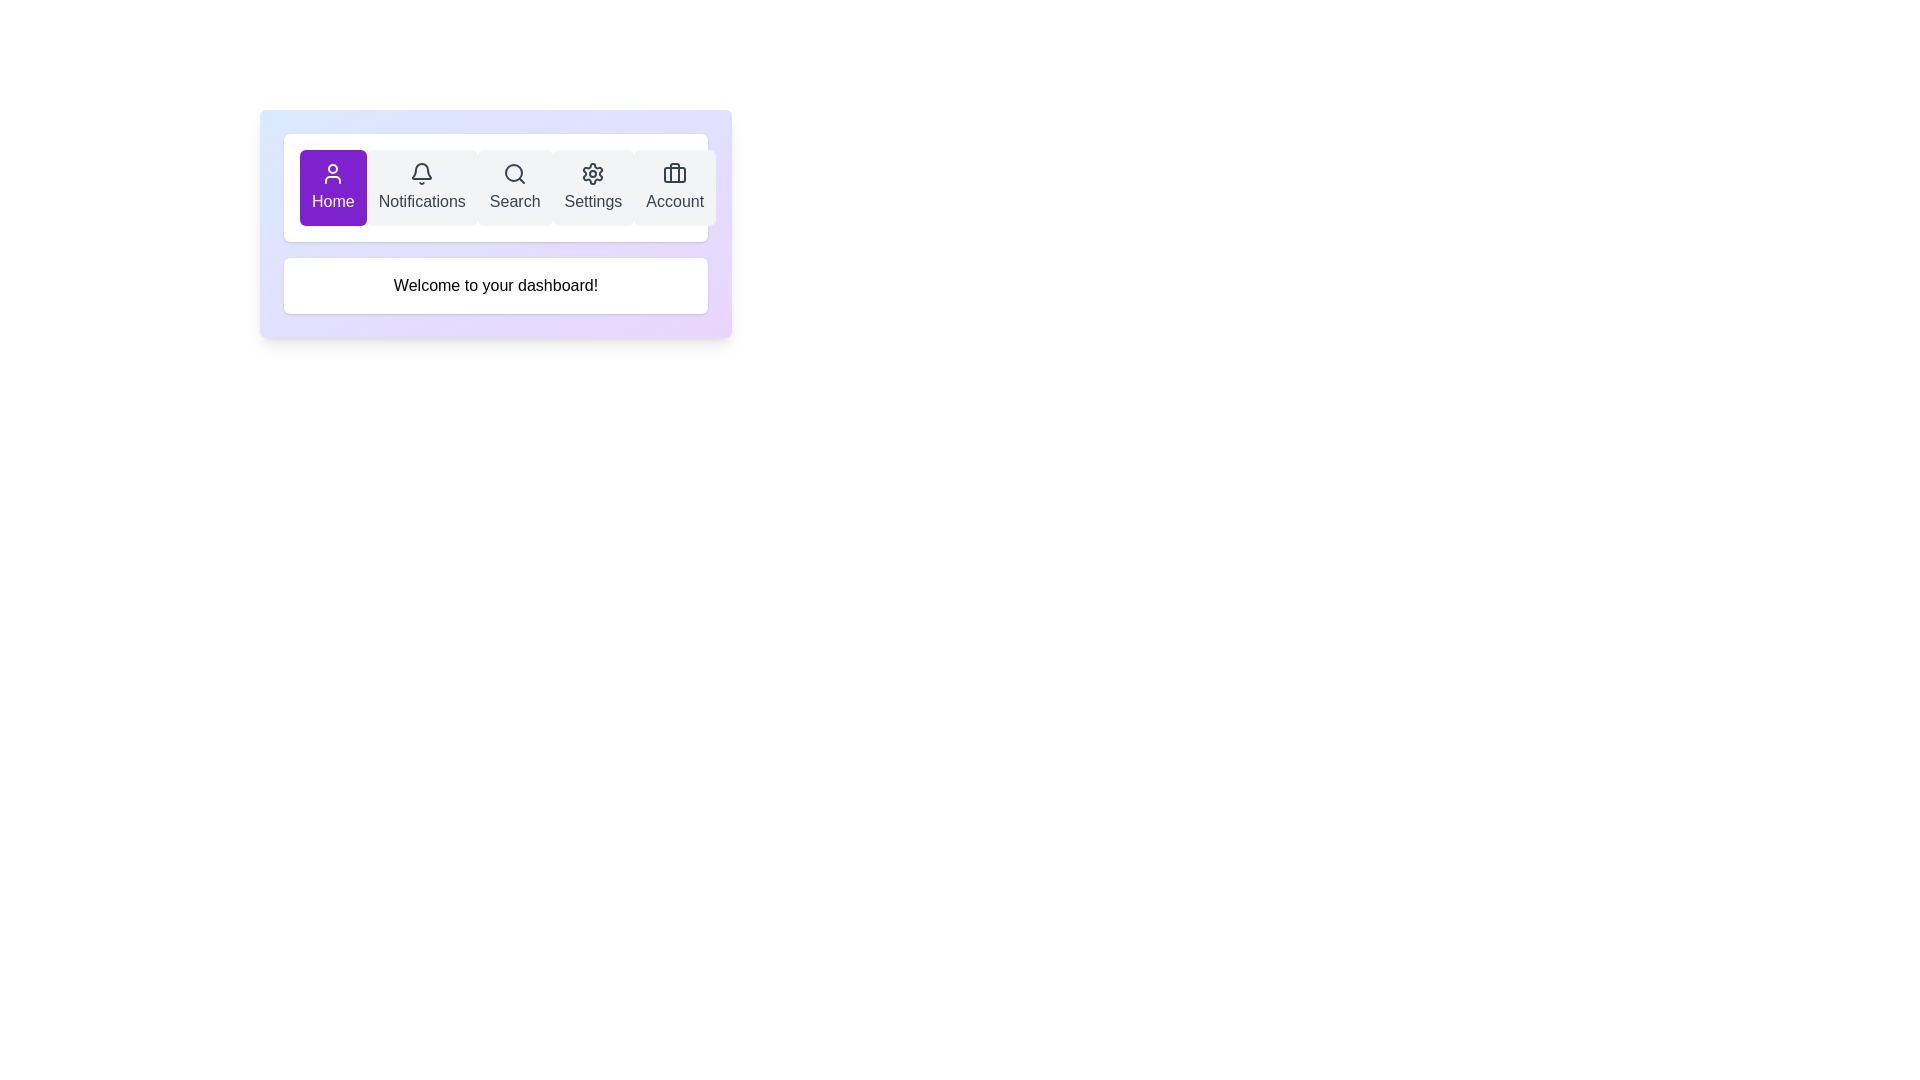 The image size is (1920, 1080). I want to click on the Settings icon, which is the fourth element from the left, so click(592, 172).